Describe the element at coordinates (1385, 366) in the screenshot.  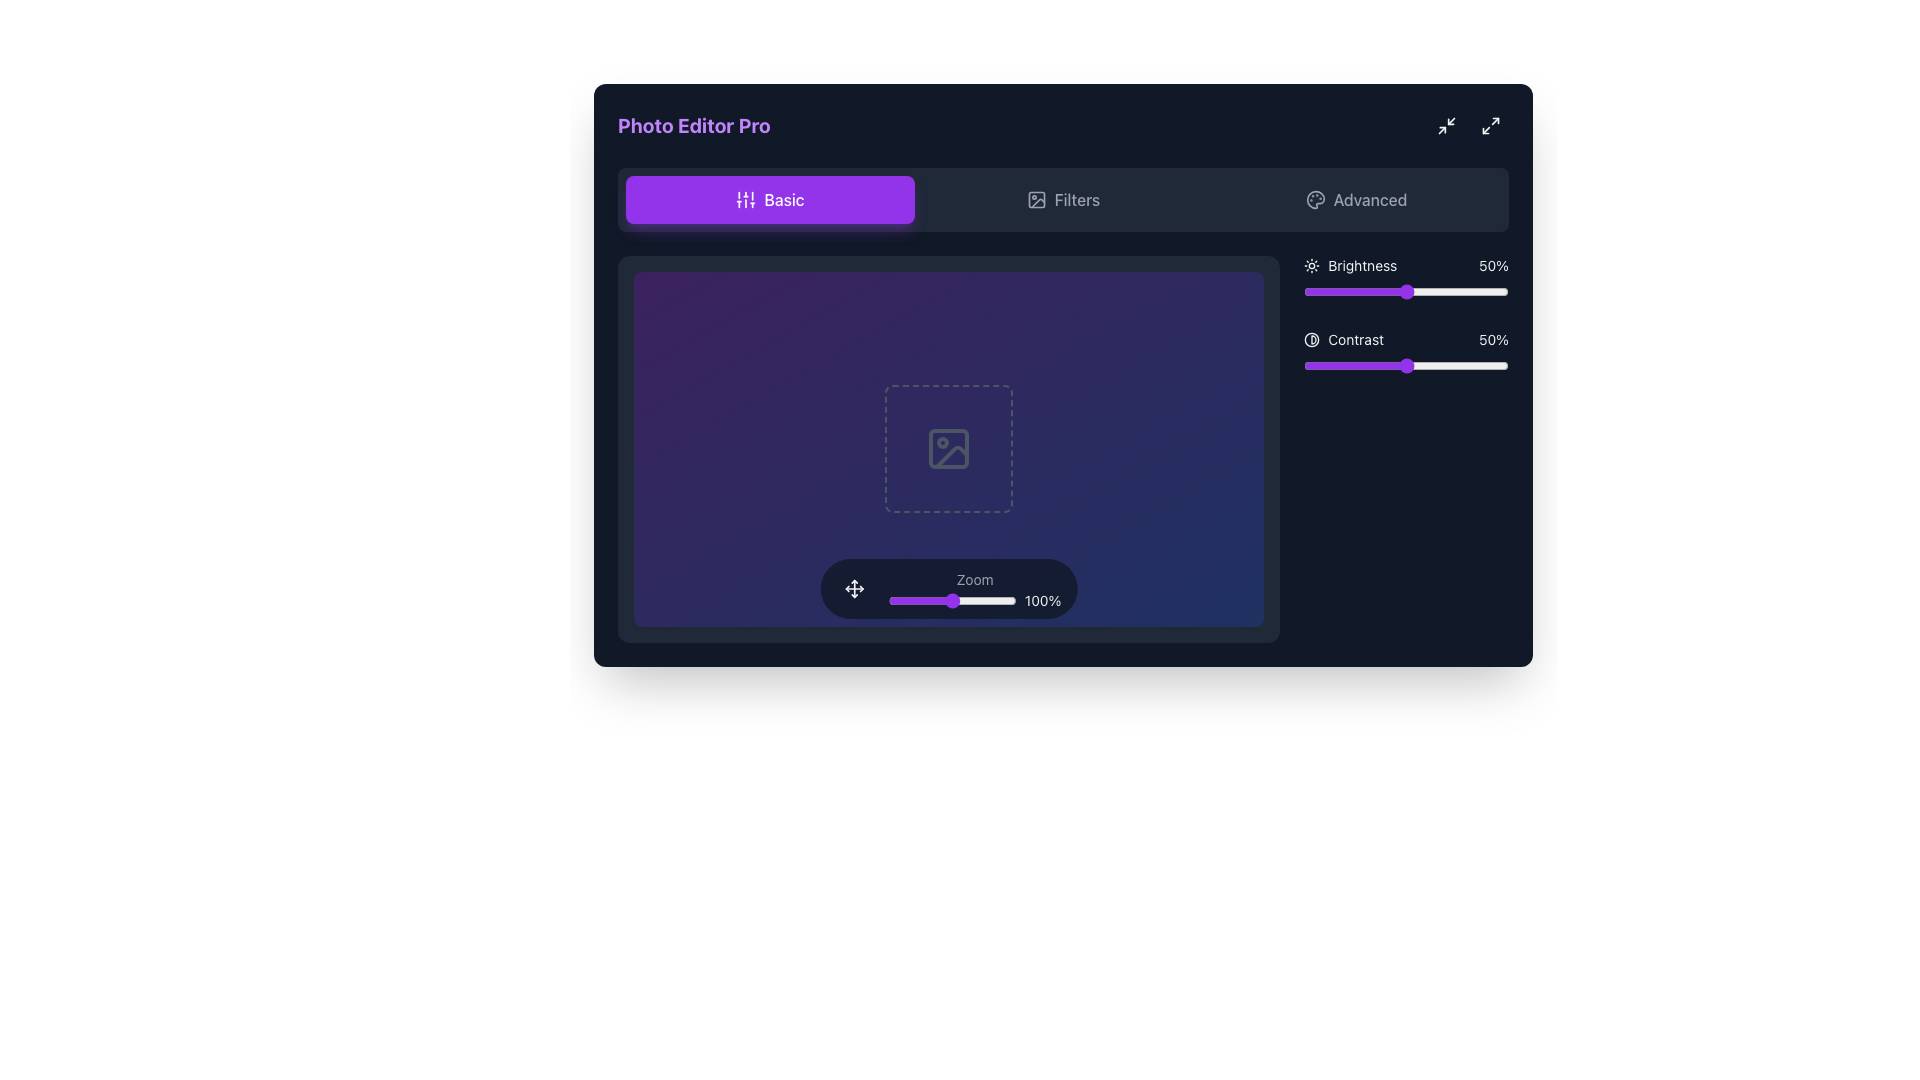
I see `the slider` at that location.